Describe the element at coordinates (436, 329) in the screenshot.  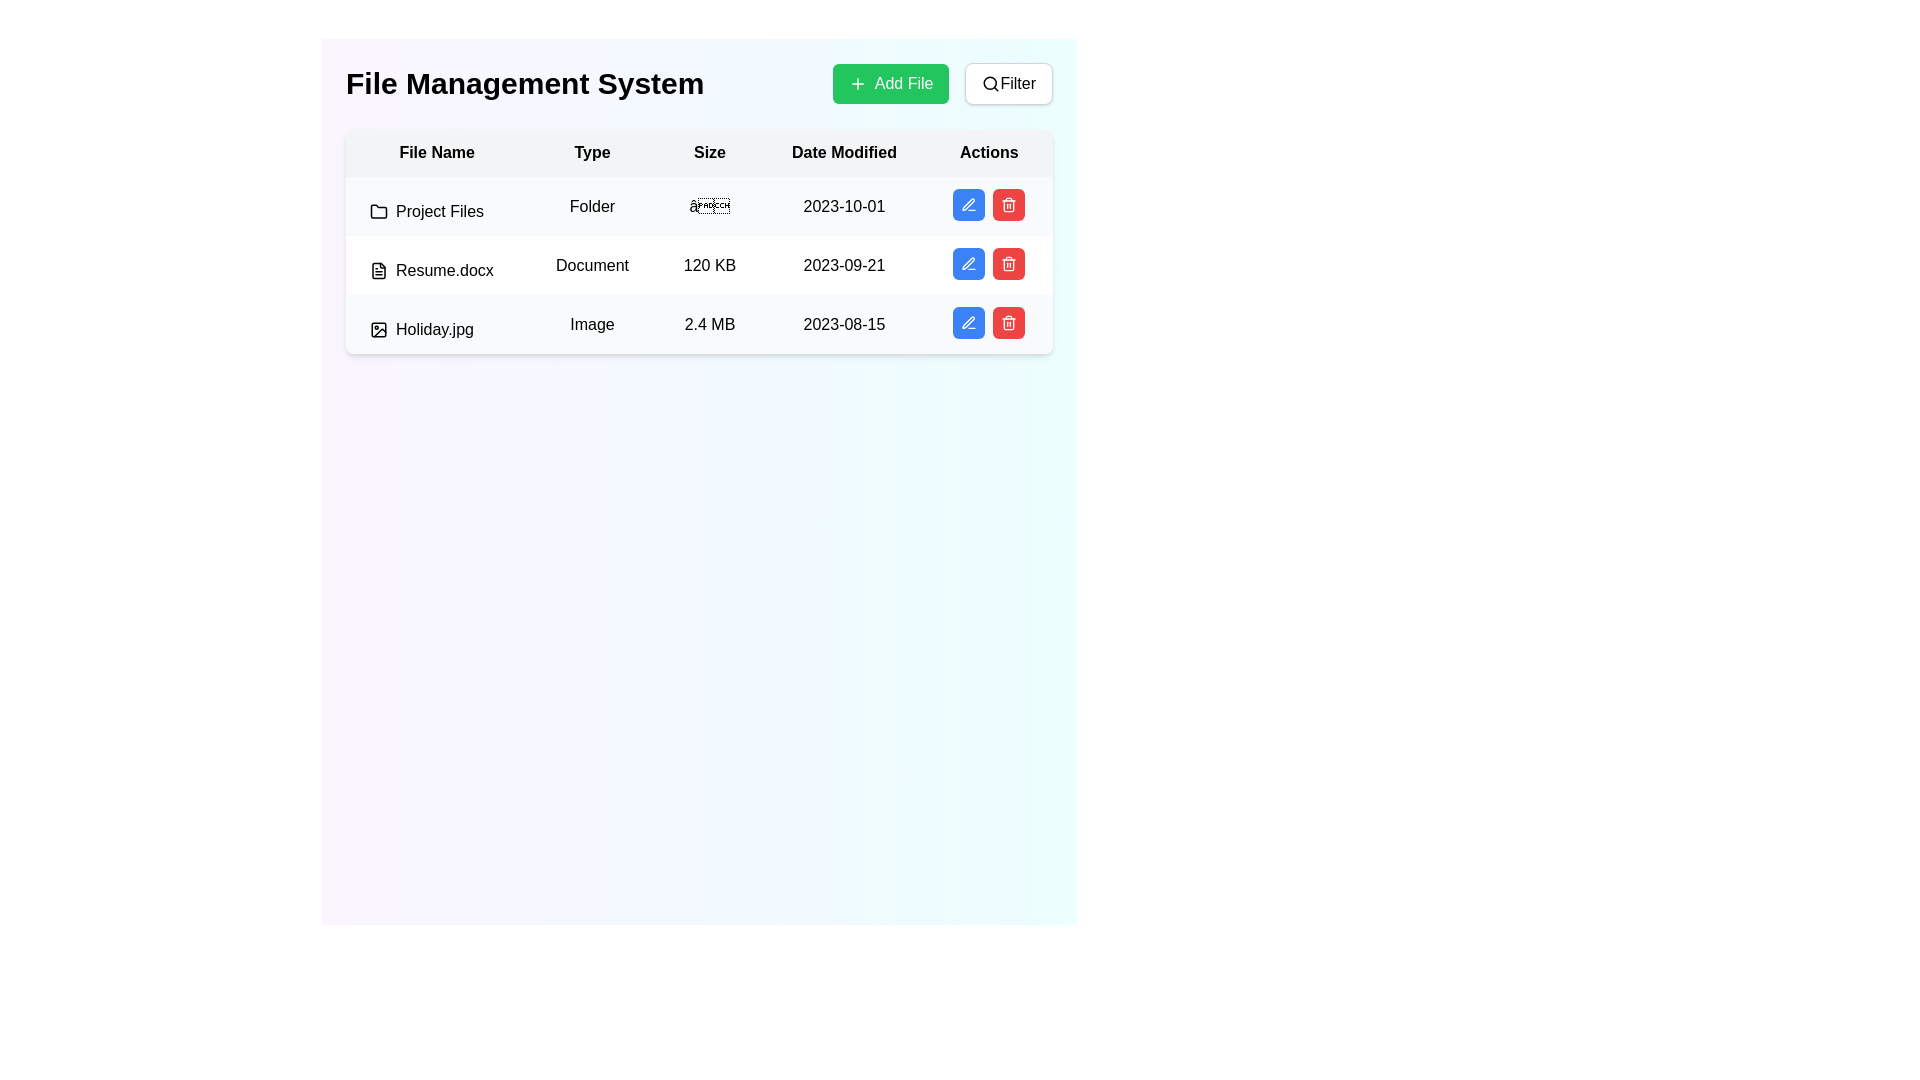
I see `the static display element representing the file 'Holiday.jpg'` at that location.